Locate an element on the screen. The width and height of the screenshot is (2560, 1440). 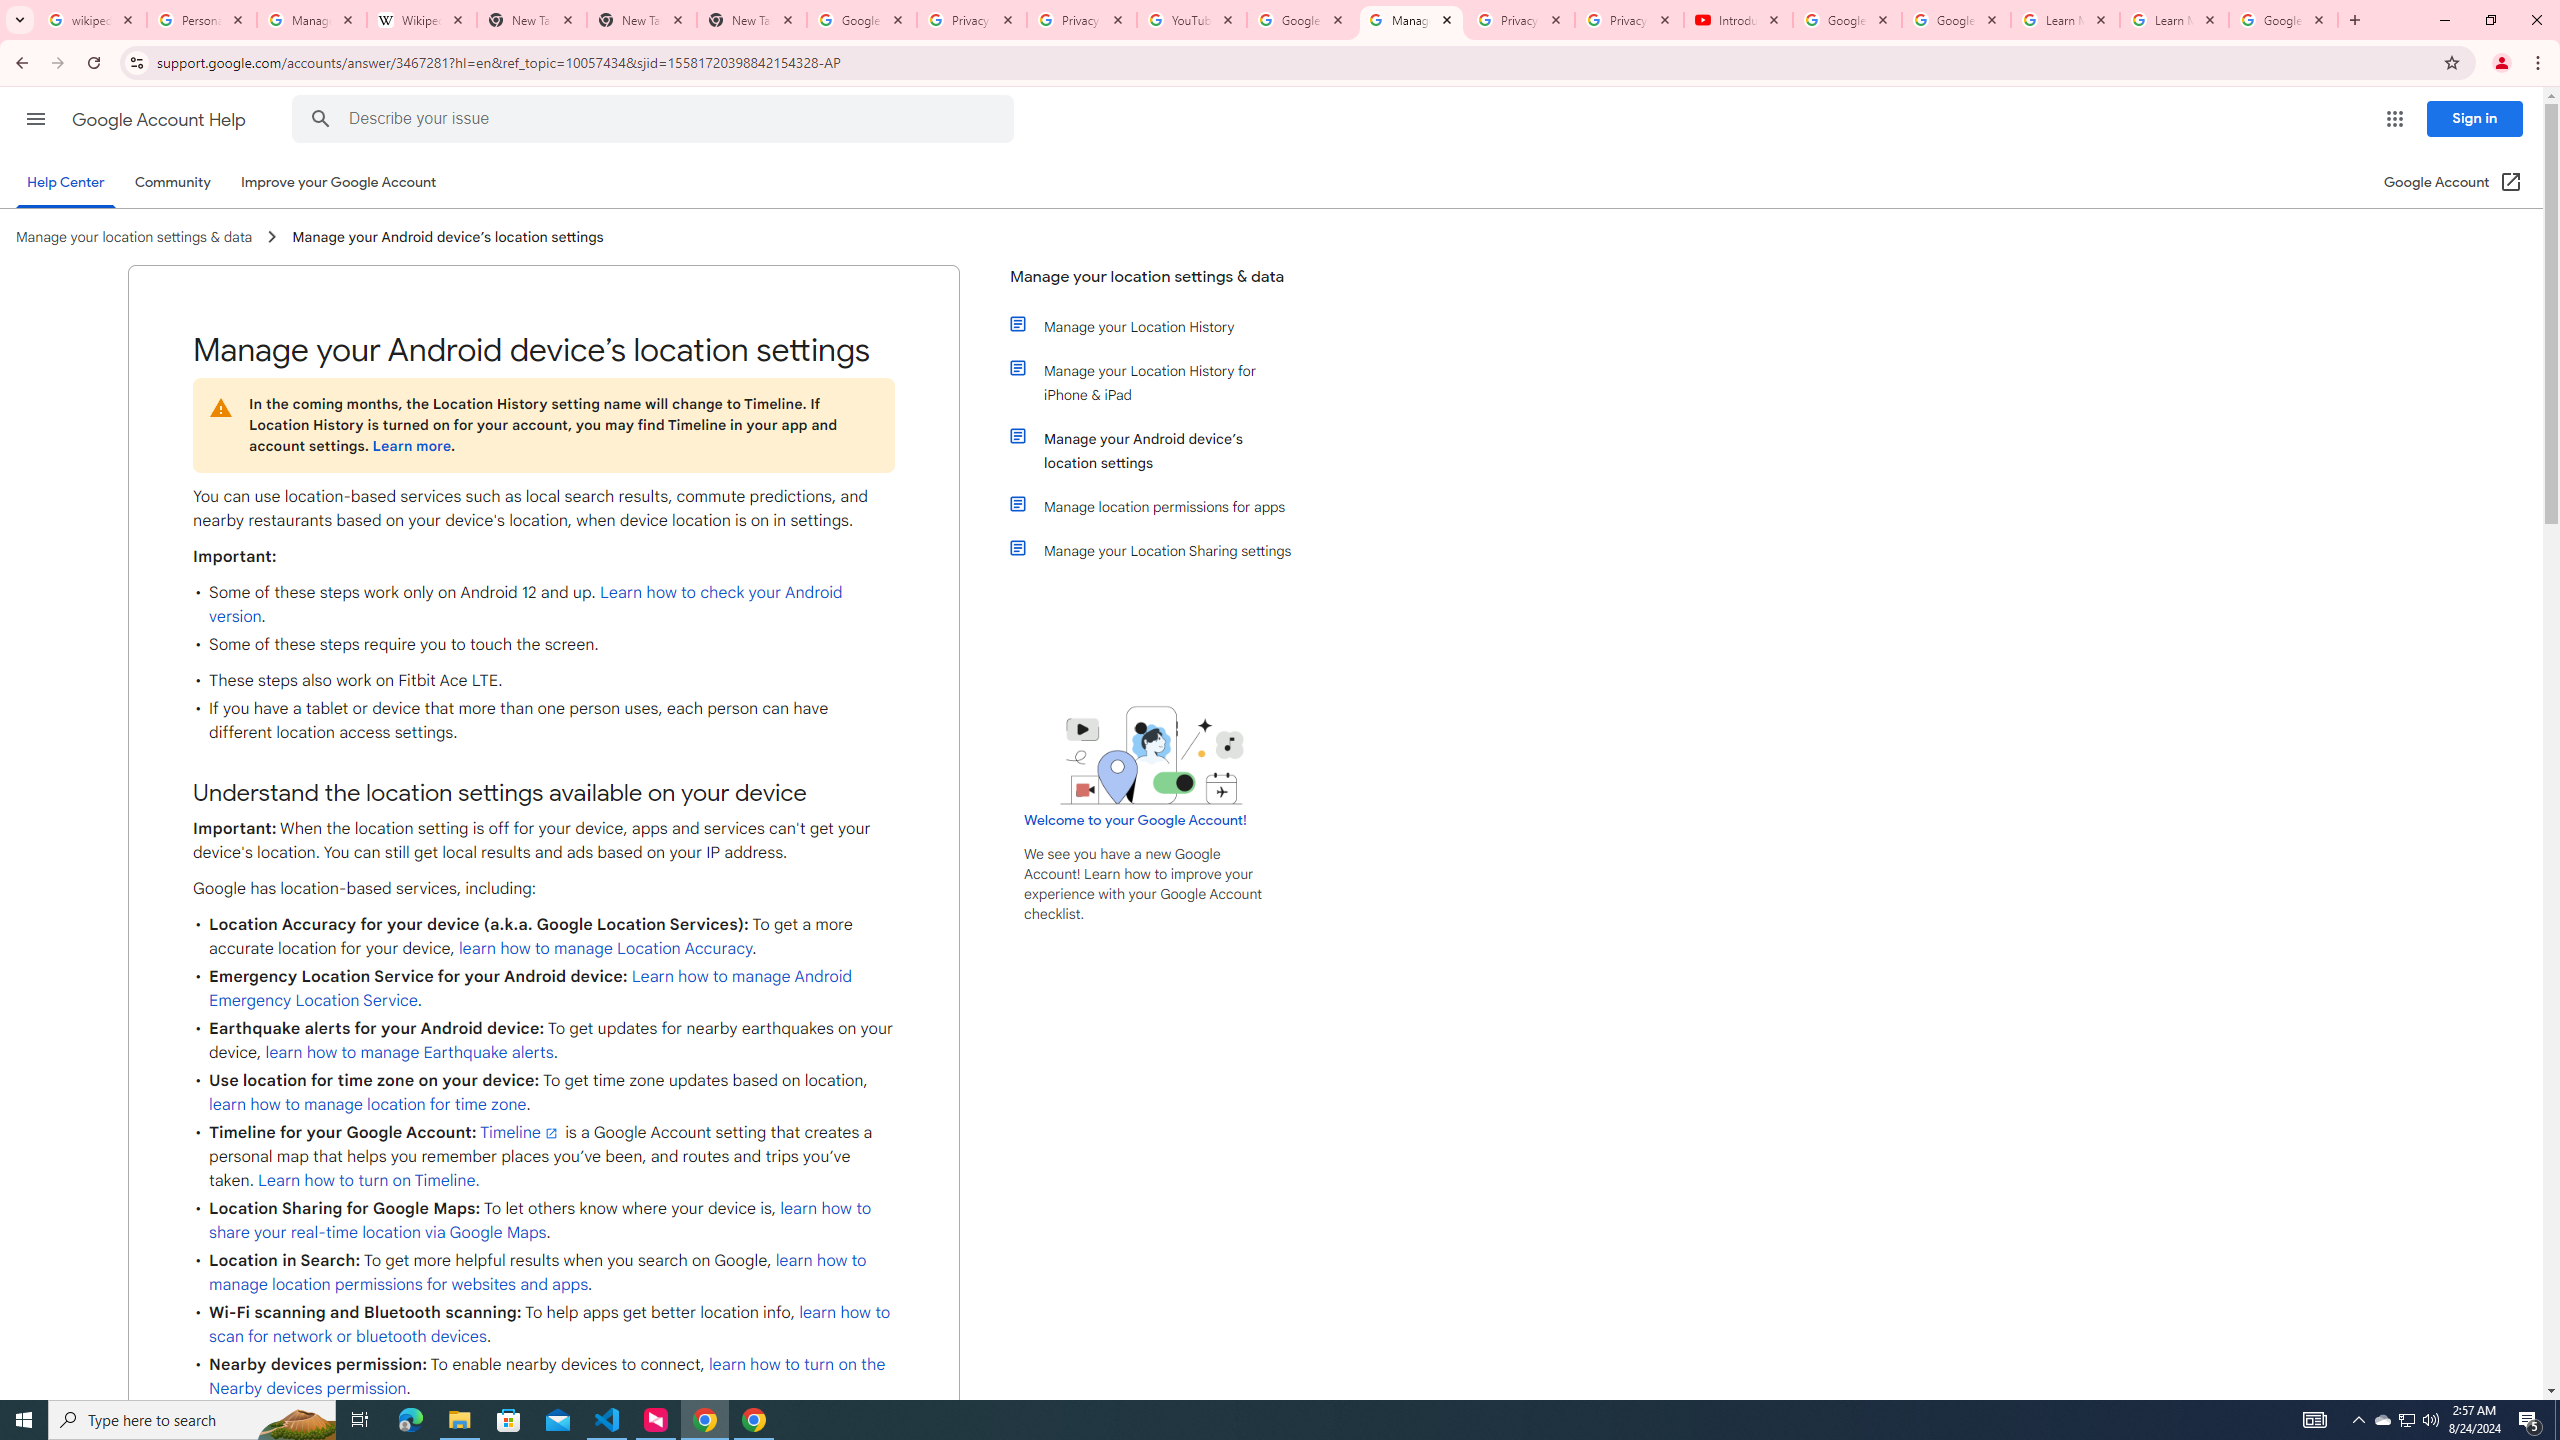
'Google Account Help' is located at coordinates (160, 119).